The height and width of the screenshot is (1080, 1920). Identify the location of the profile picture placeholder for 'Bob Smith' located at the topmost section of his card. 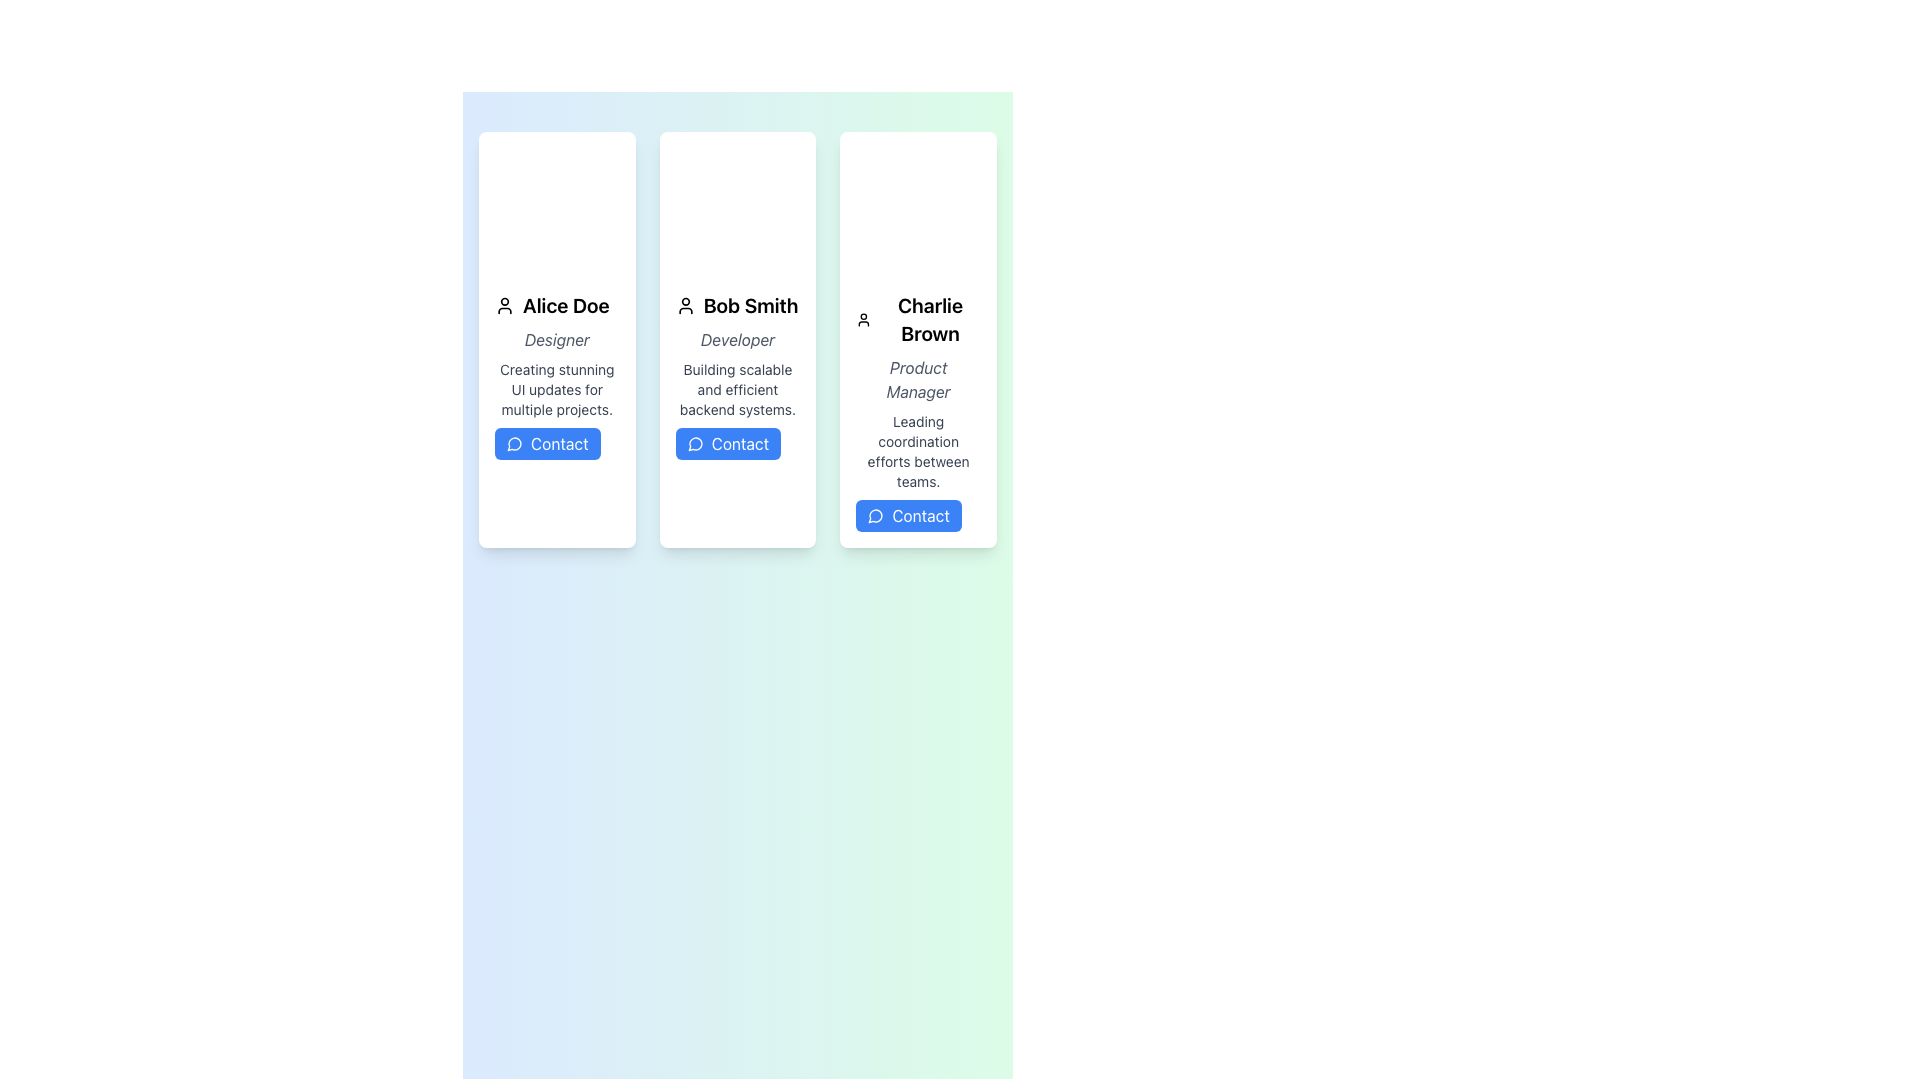
(737, 204).